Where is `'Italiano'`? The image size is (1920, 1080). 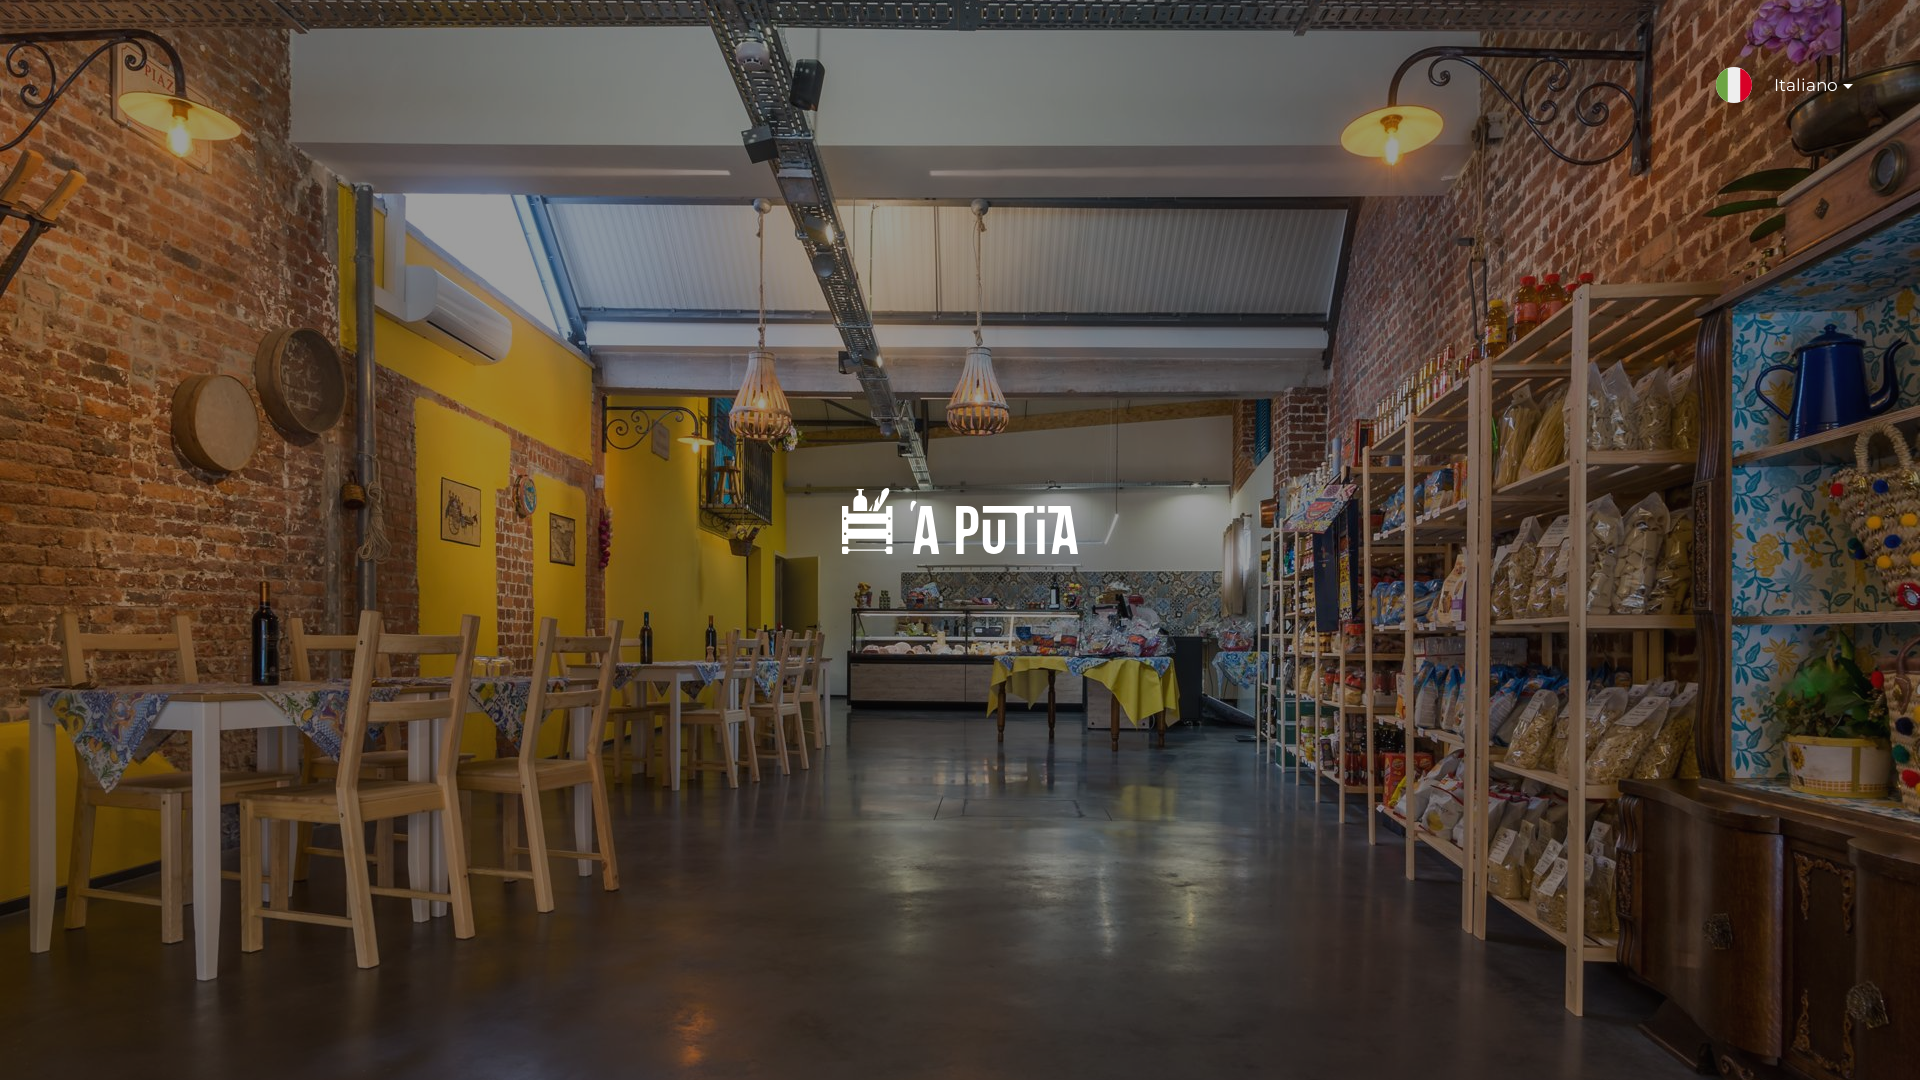 'Italiano' is located at coordinates (1804, 95).